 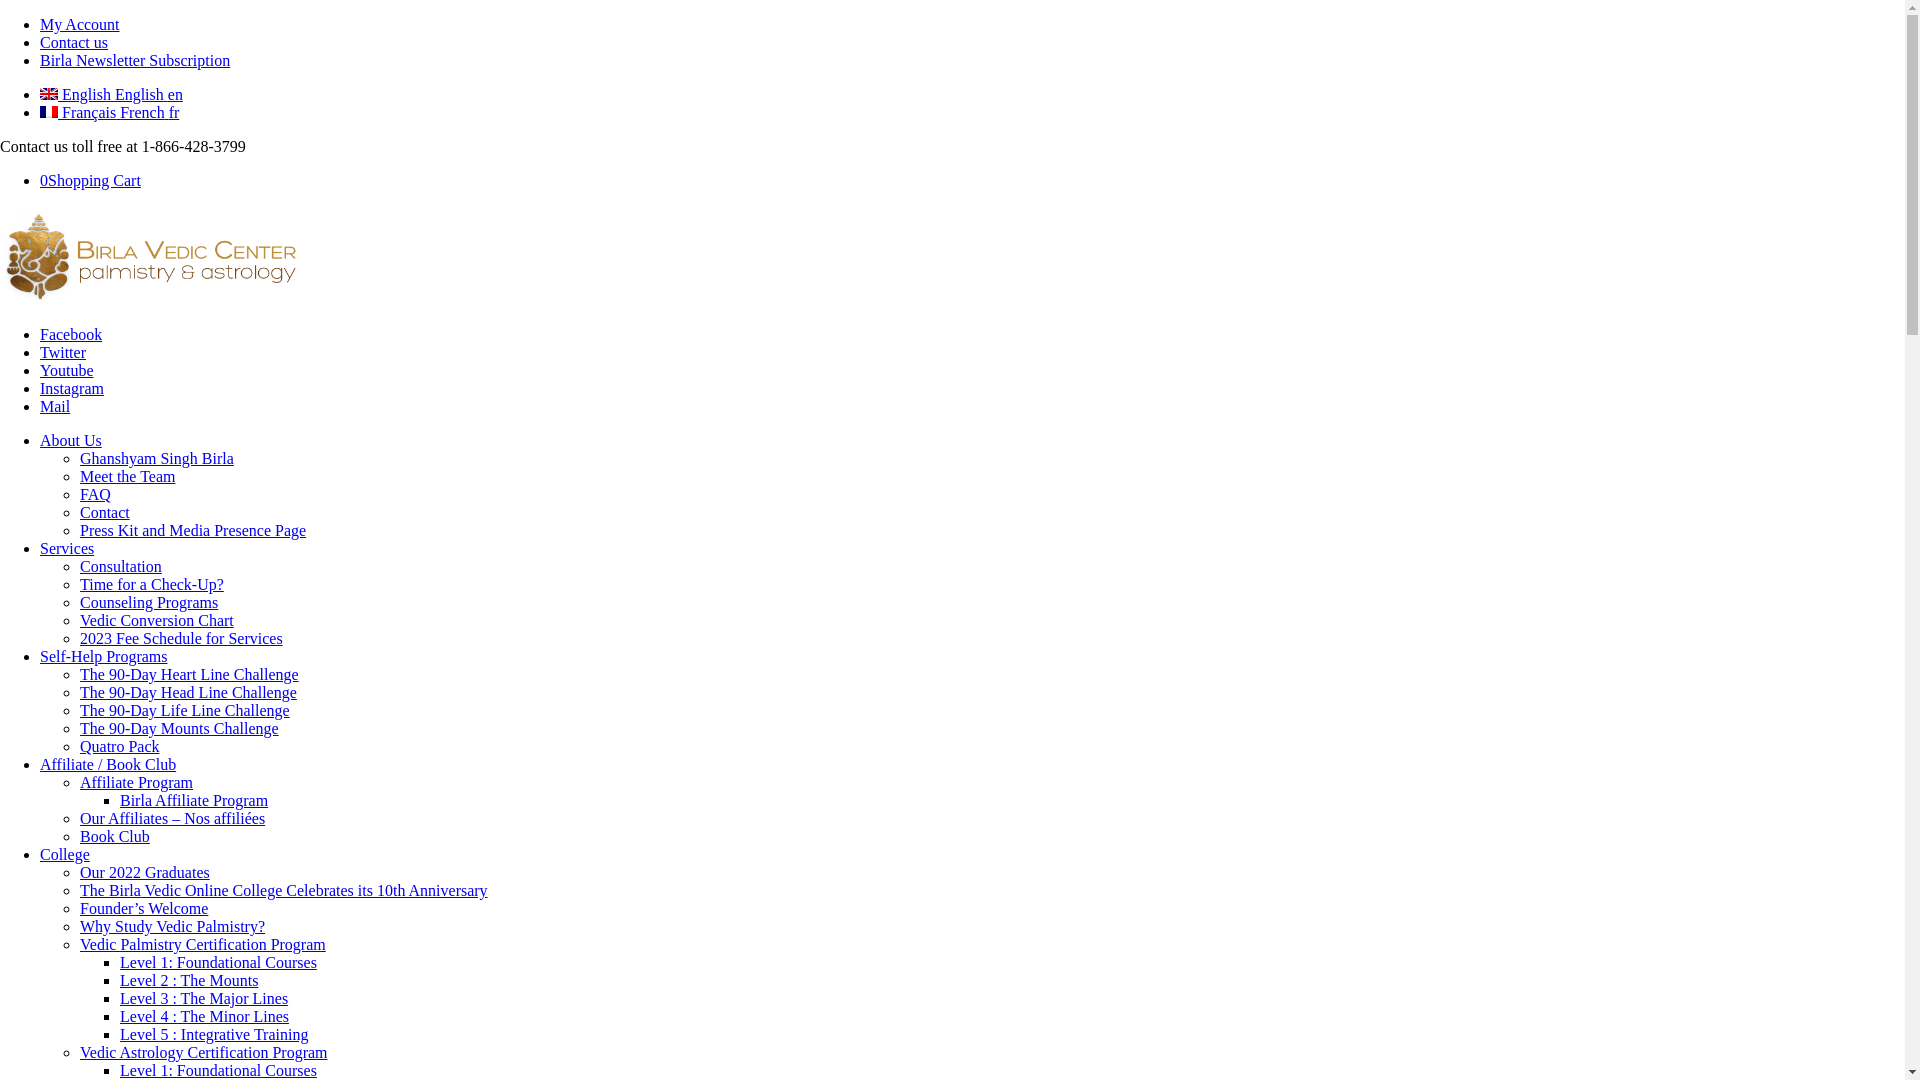 What do you see at coordinates (114, 836) in the screenshot?
I see `'Book Club'` at bounding box center [114, 836].